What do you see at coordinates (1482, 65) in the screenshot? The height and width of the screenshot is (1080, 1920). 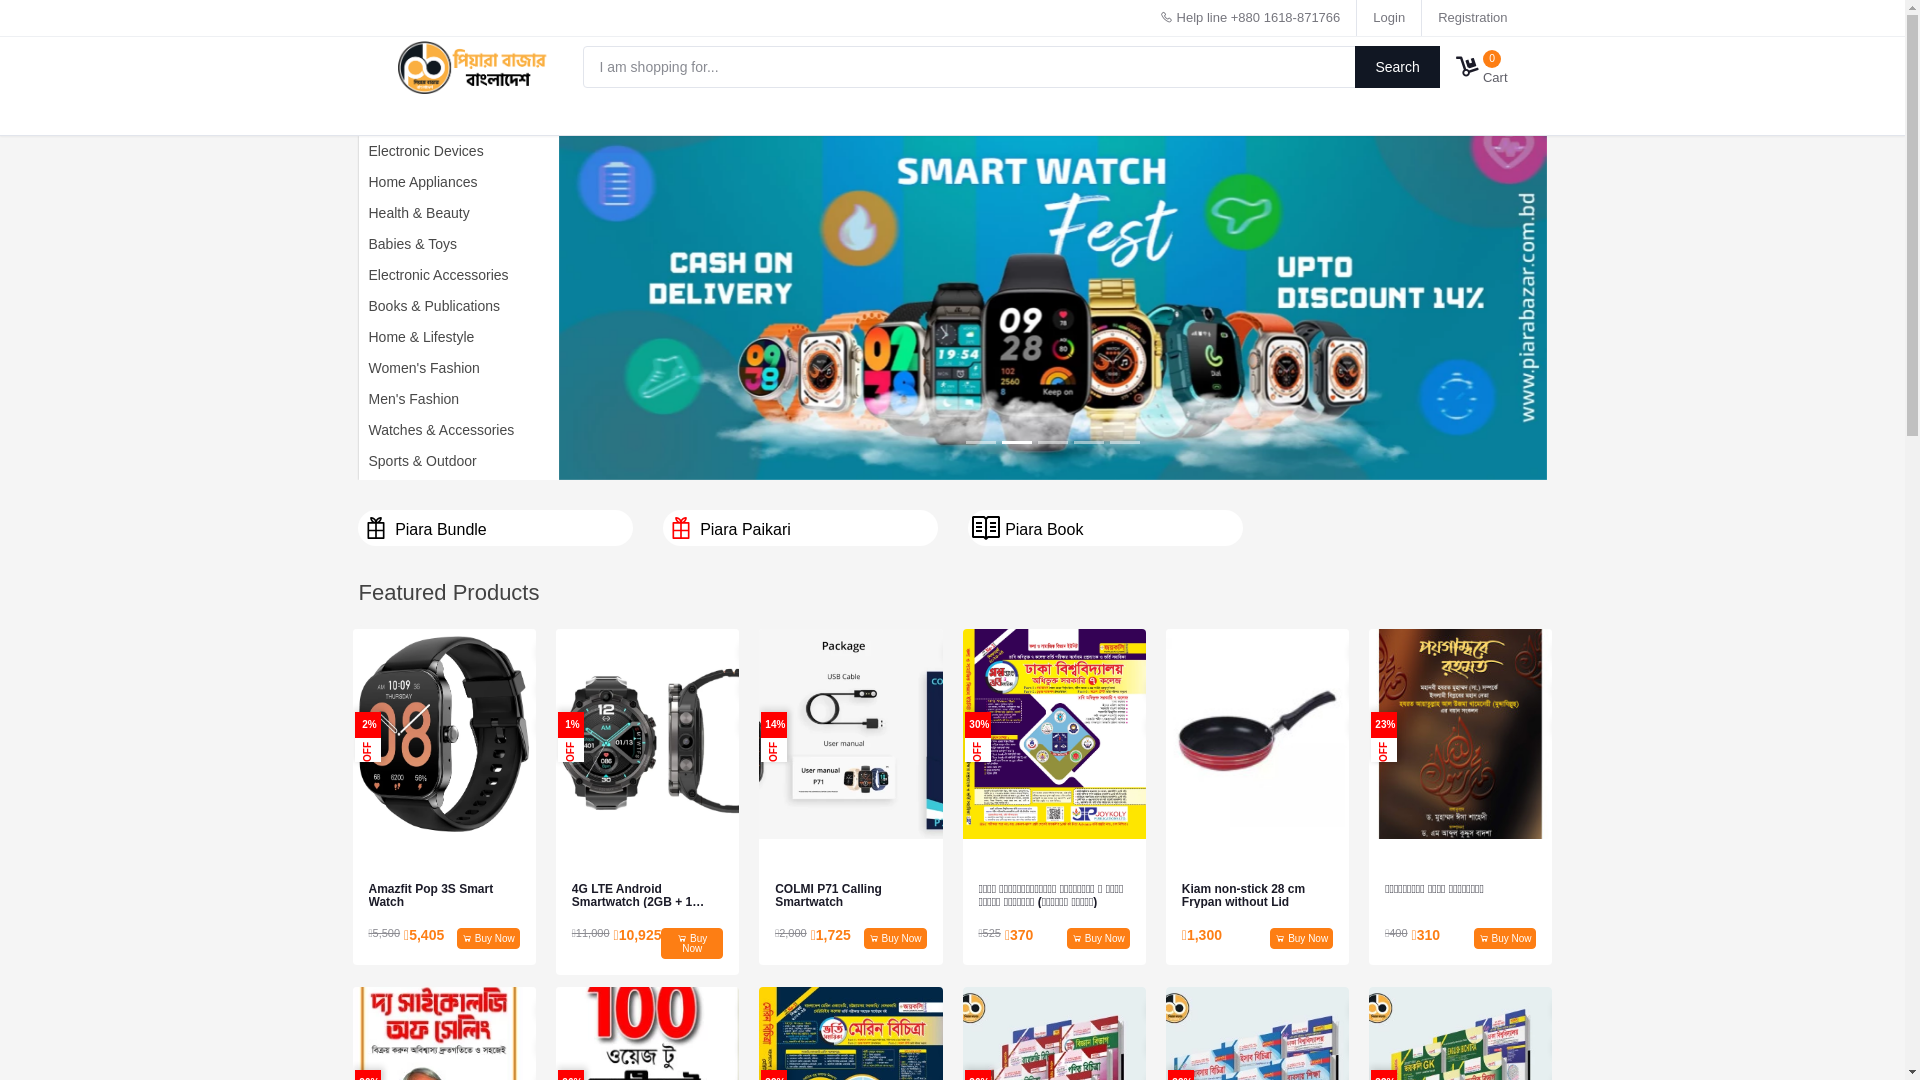 I see `'0` at bounding box center [1482, 65].